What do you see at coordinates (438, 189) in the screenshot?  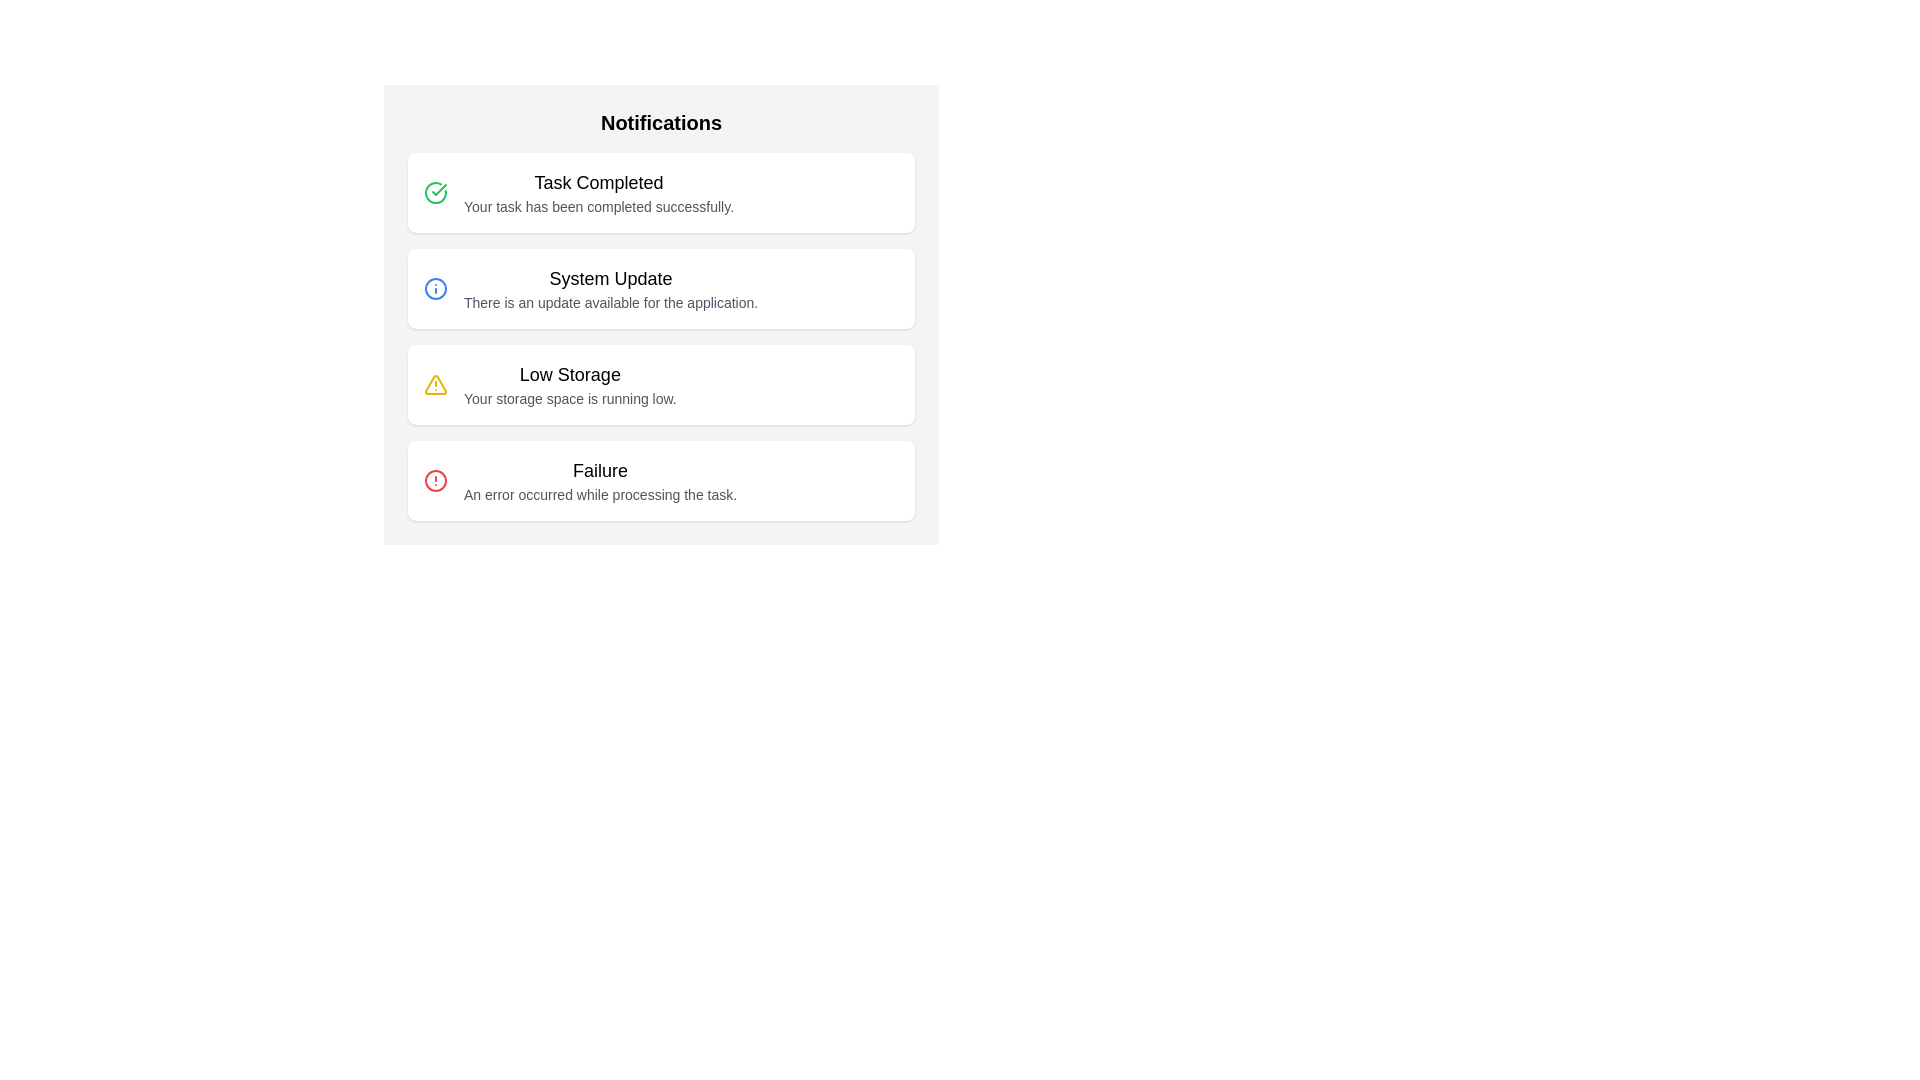 I see `the green checkmark icon inside the circular graphical component, which is part of the 'Task Completed' notification` at bounding box center [438, 189].